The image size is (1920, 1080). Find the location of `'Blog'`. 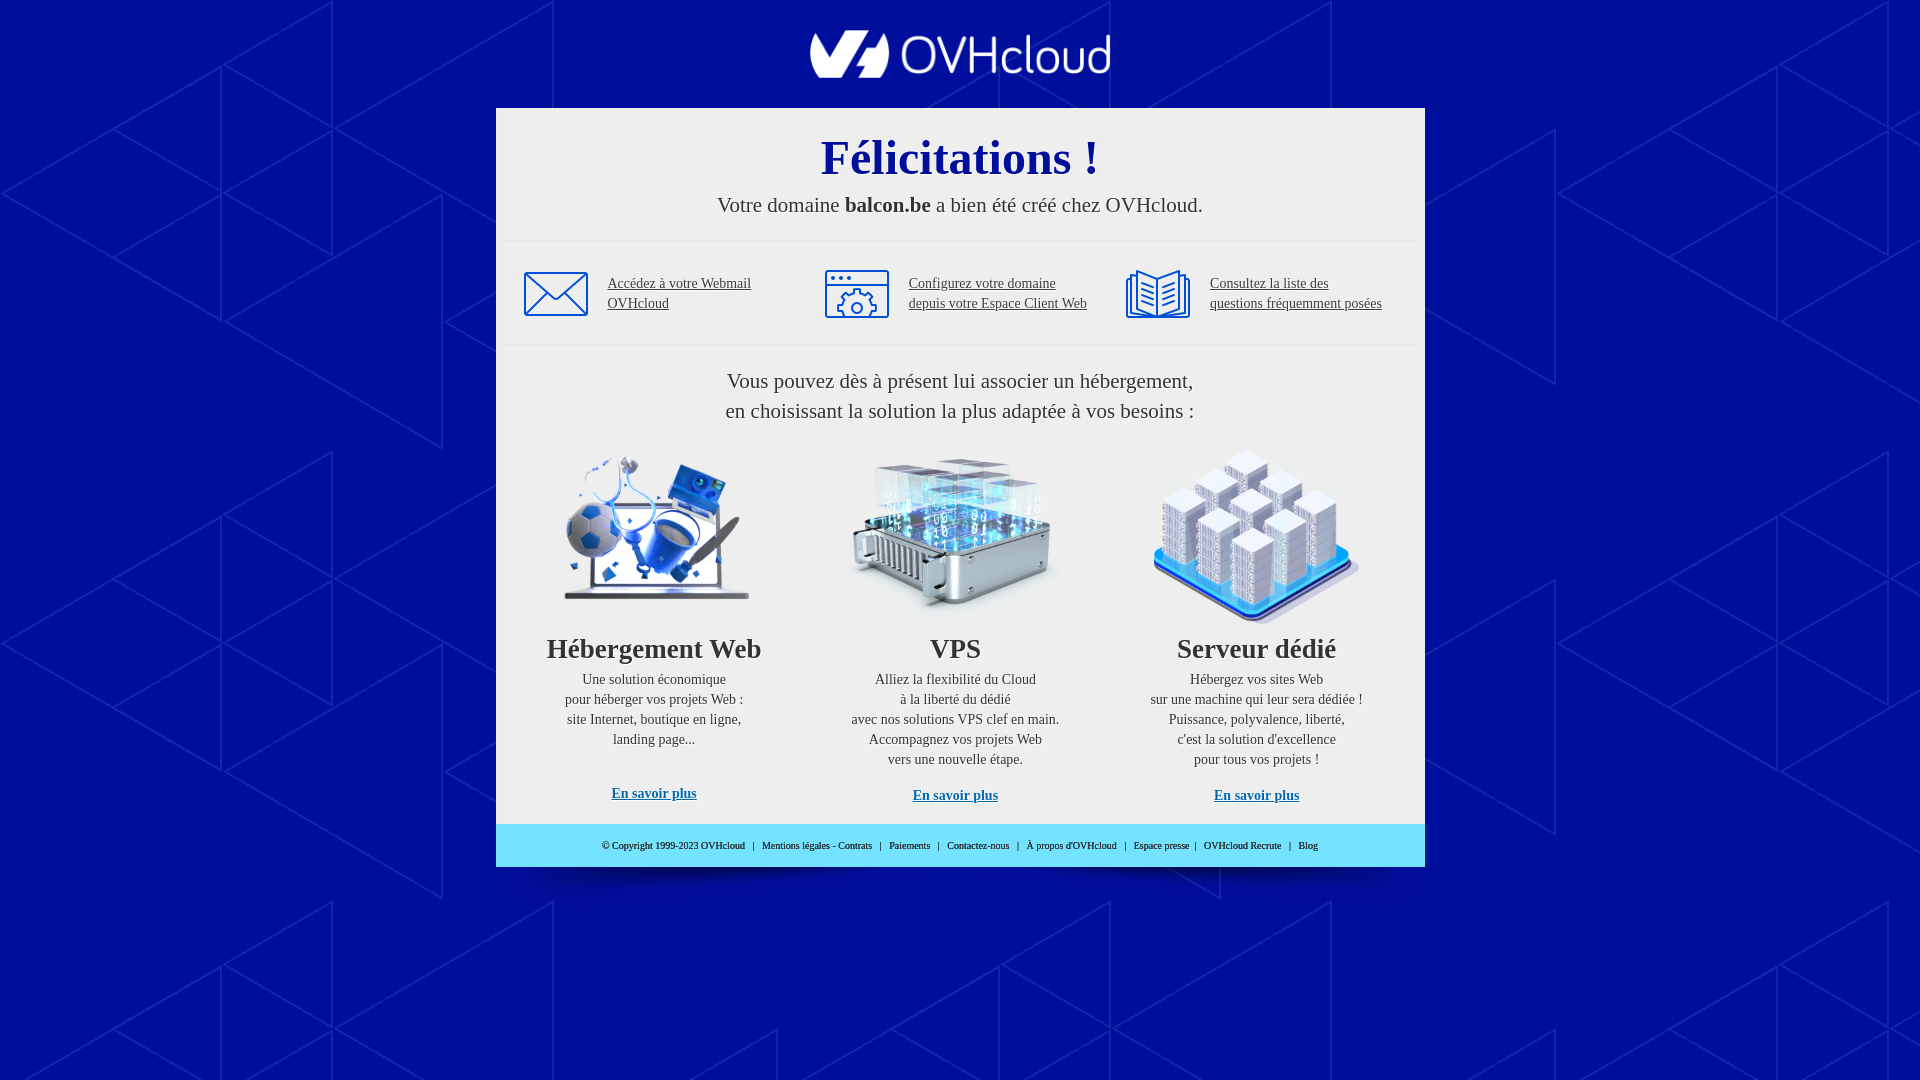

'Blog' is located at coordinates (1308, 845).